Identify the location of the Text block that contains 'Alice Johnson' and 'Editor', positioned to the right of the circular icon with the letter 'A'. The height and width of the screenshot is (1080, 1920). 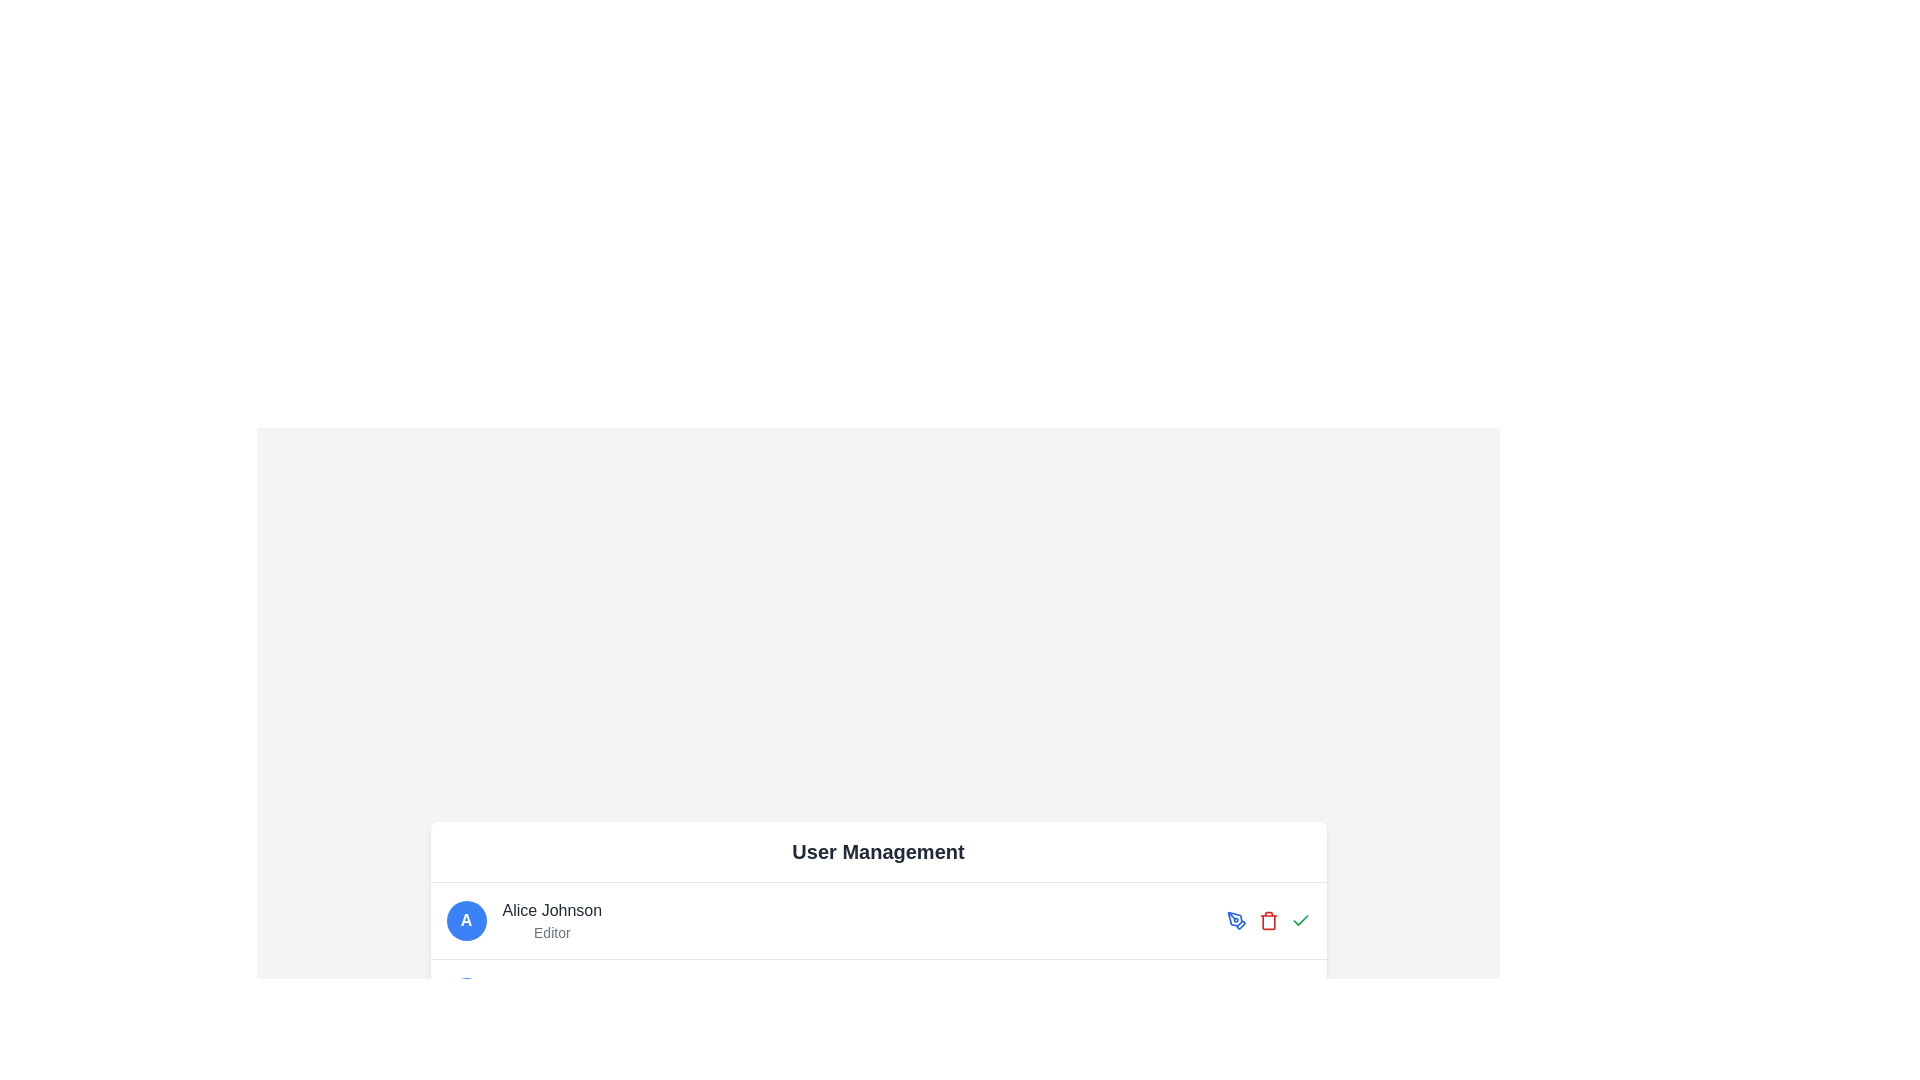
(552, 921).